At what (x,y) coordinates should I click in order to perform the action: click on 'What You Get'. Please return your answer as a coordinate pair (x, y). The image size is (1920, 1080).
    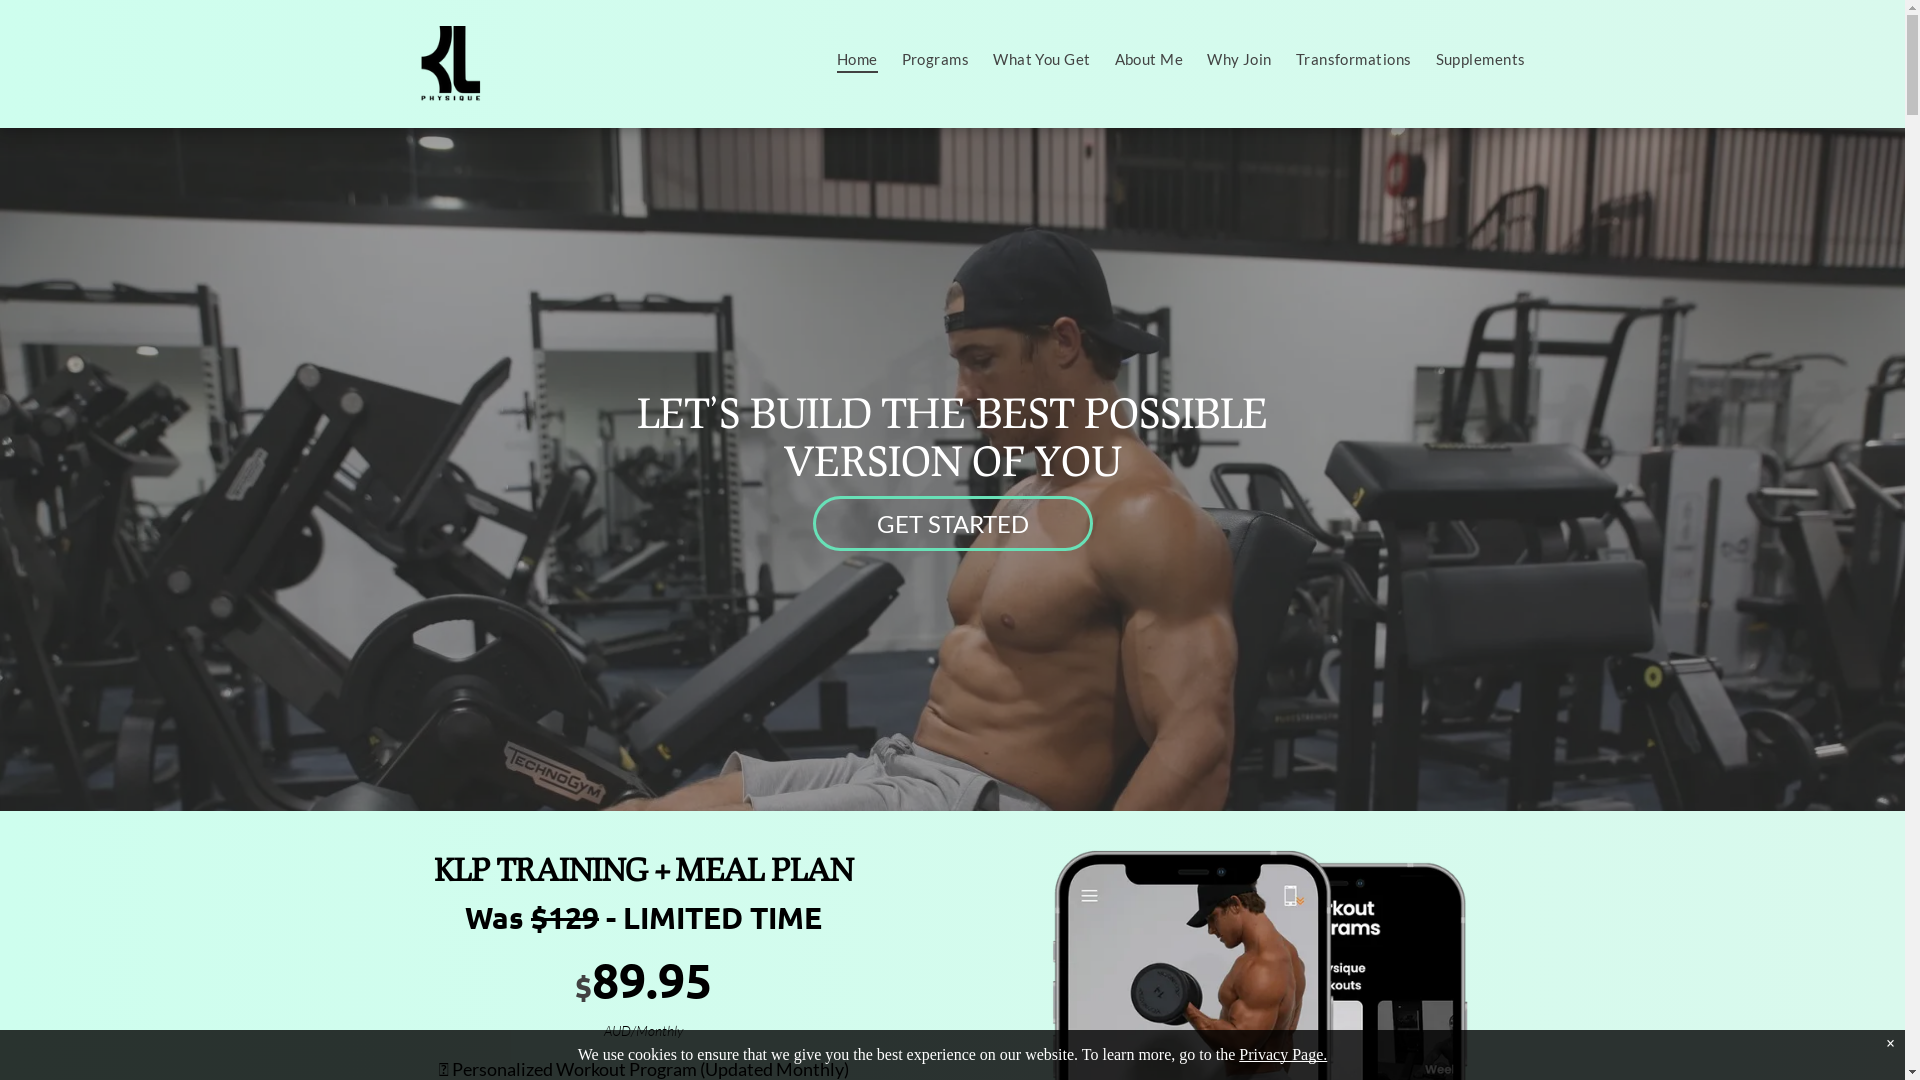
    Looking at the image, I should click on (1040, 57).